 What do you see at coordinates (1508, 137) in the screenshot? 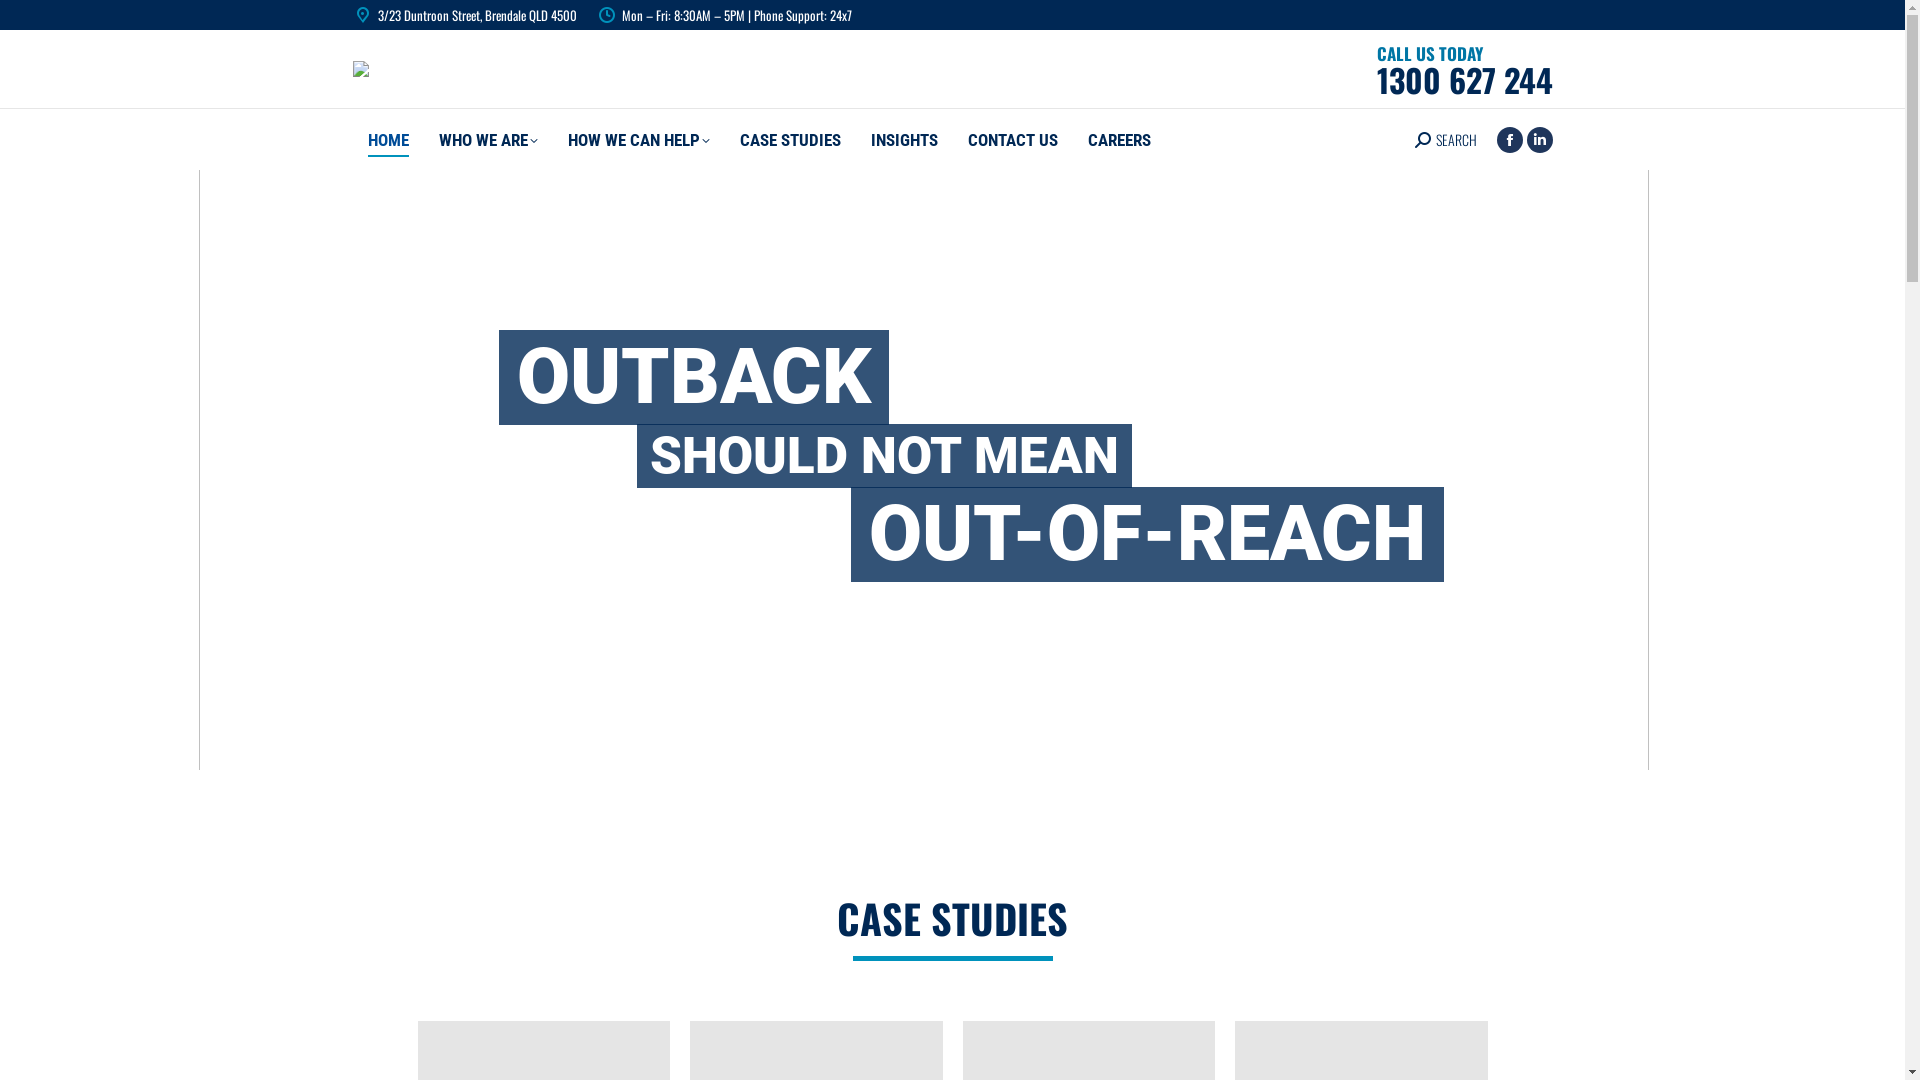
I see `'Facebook page opens in new window'` at bounding box center [1508, 137].